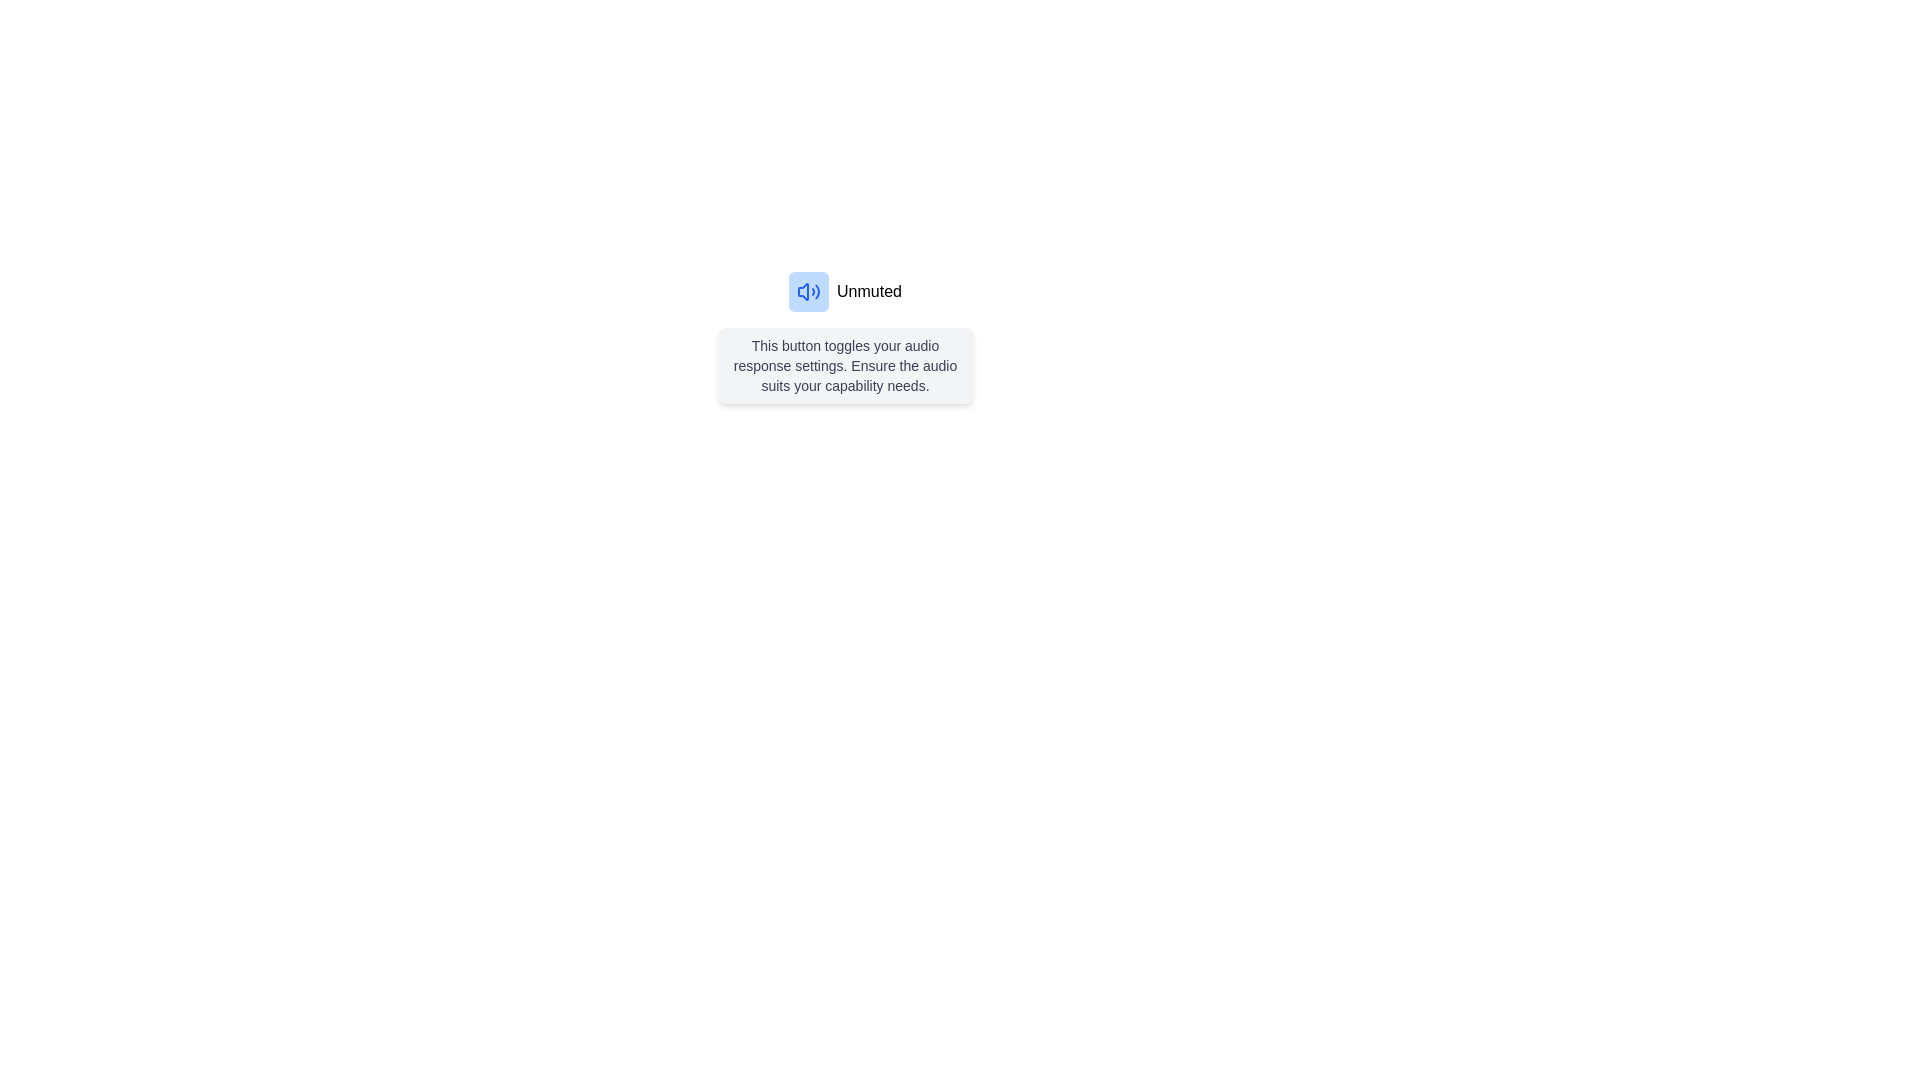  What do you see at coordinates (869, 292) in the screenshot?
I see `the Text Label displaying 'Unmuted', which is positioned closely to a blue speaker icon and centered within a card` at bounding box center [869, 292].